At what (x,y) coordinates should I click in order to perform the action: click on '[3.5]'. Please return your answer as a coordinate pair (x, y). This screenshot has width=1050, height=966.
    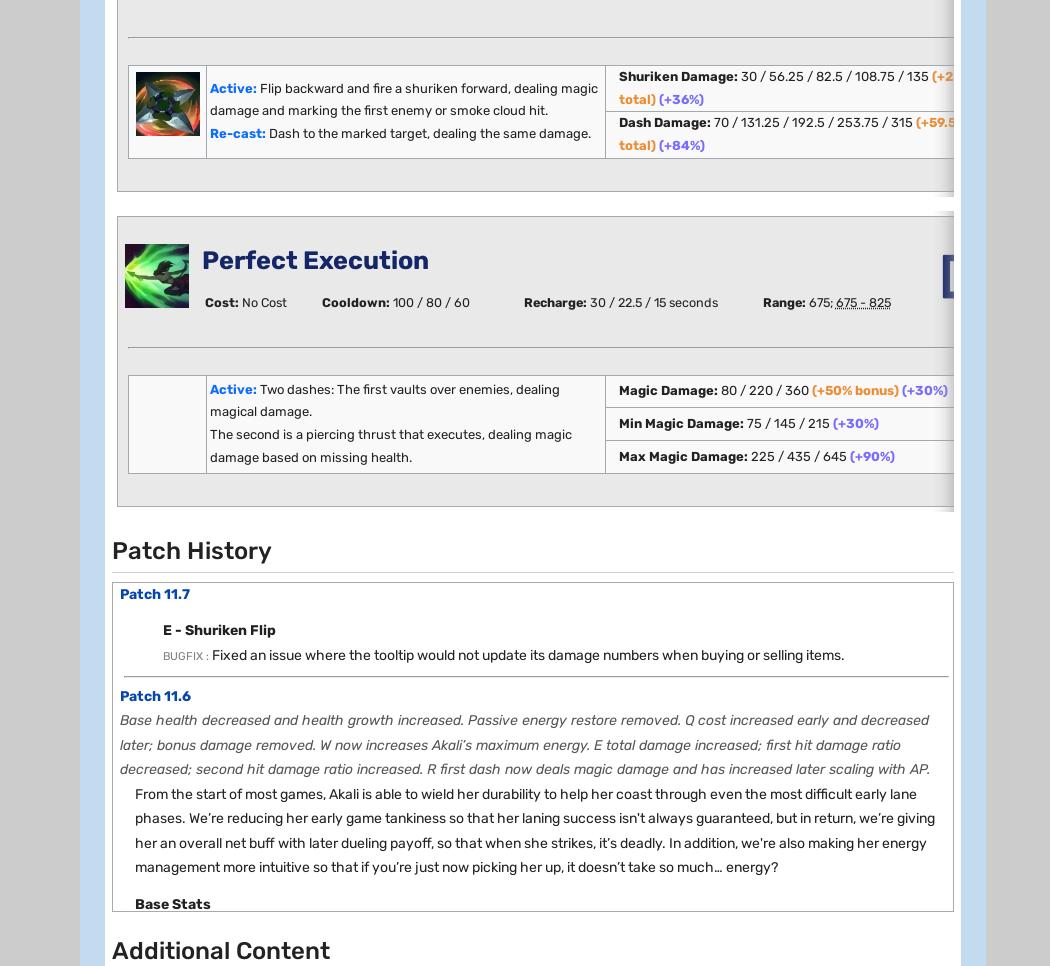
    Looking at the image, I should click on (268, 174).